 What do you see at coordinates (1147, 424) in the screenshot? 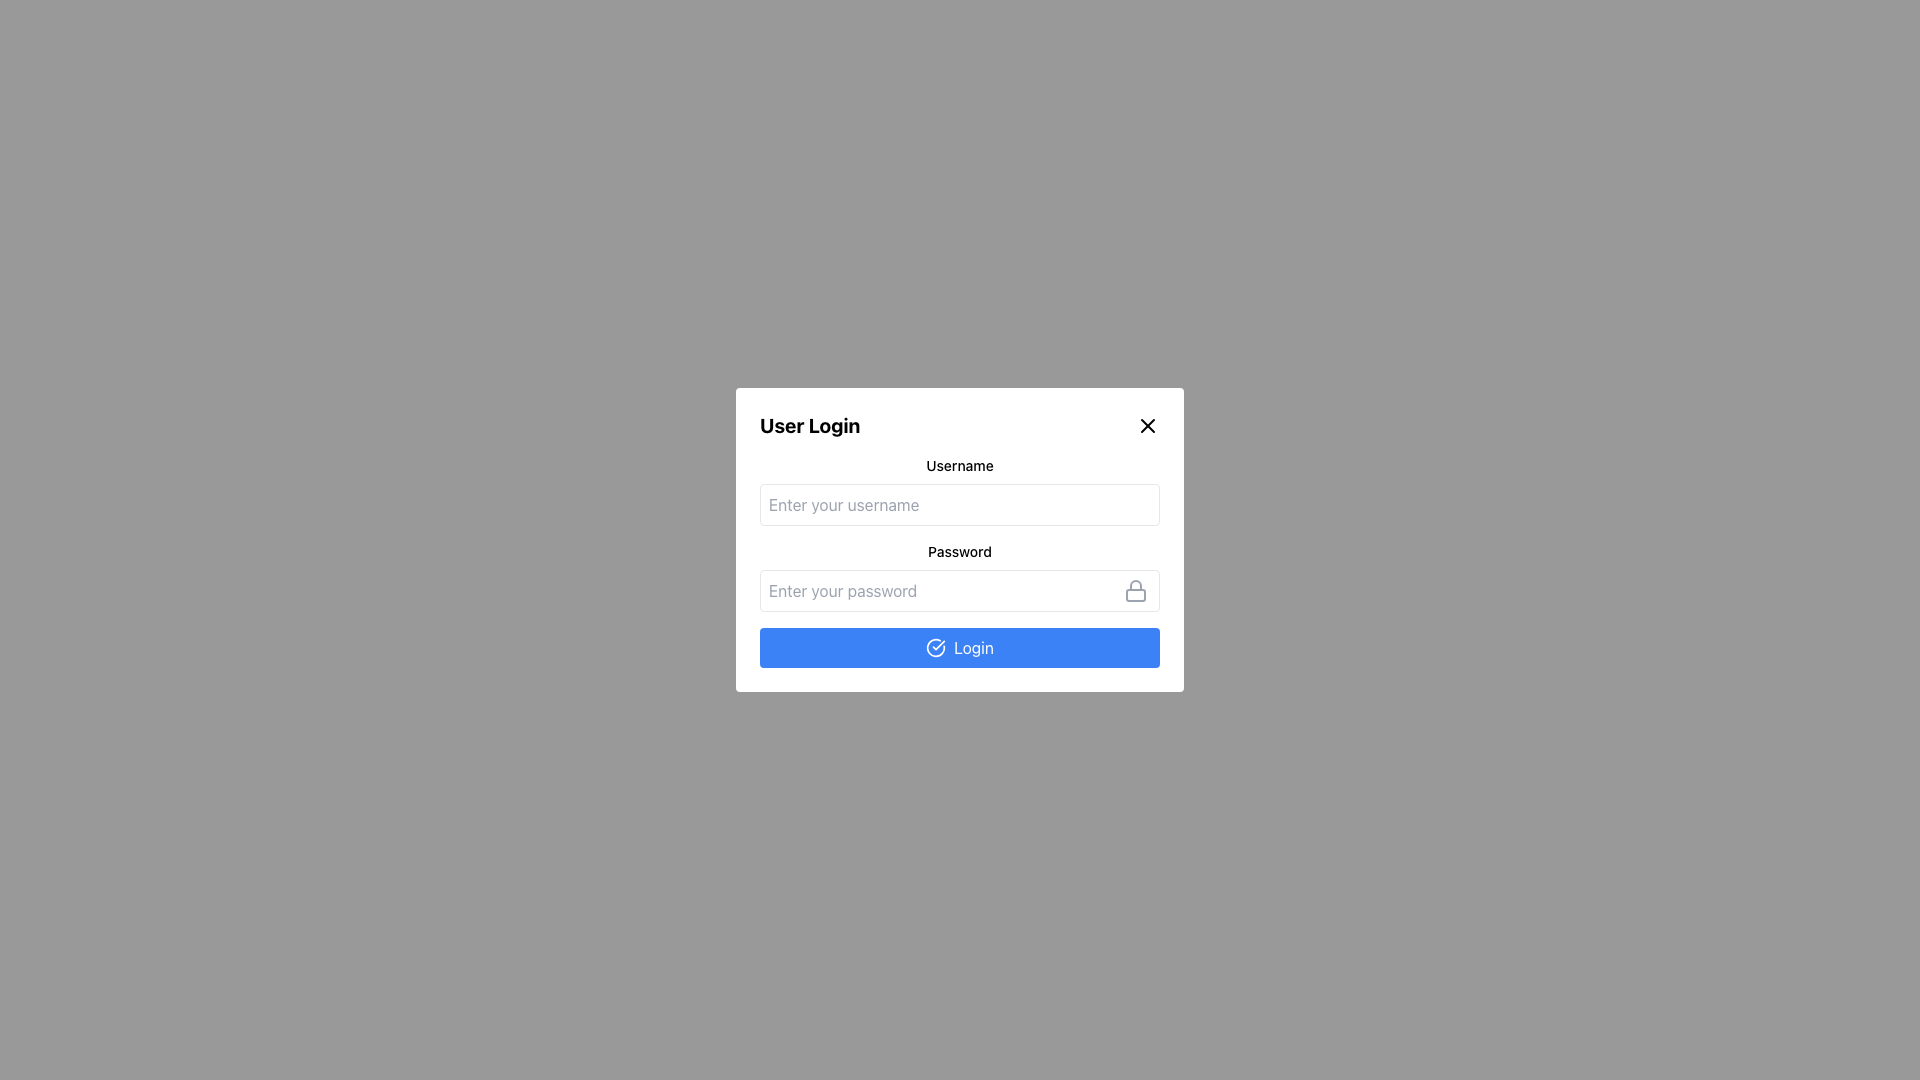
I see `the close button in the top-right corner of the 'User Login' dialog box` at bounding box center [1147, 424].